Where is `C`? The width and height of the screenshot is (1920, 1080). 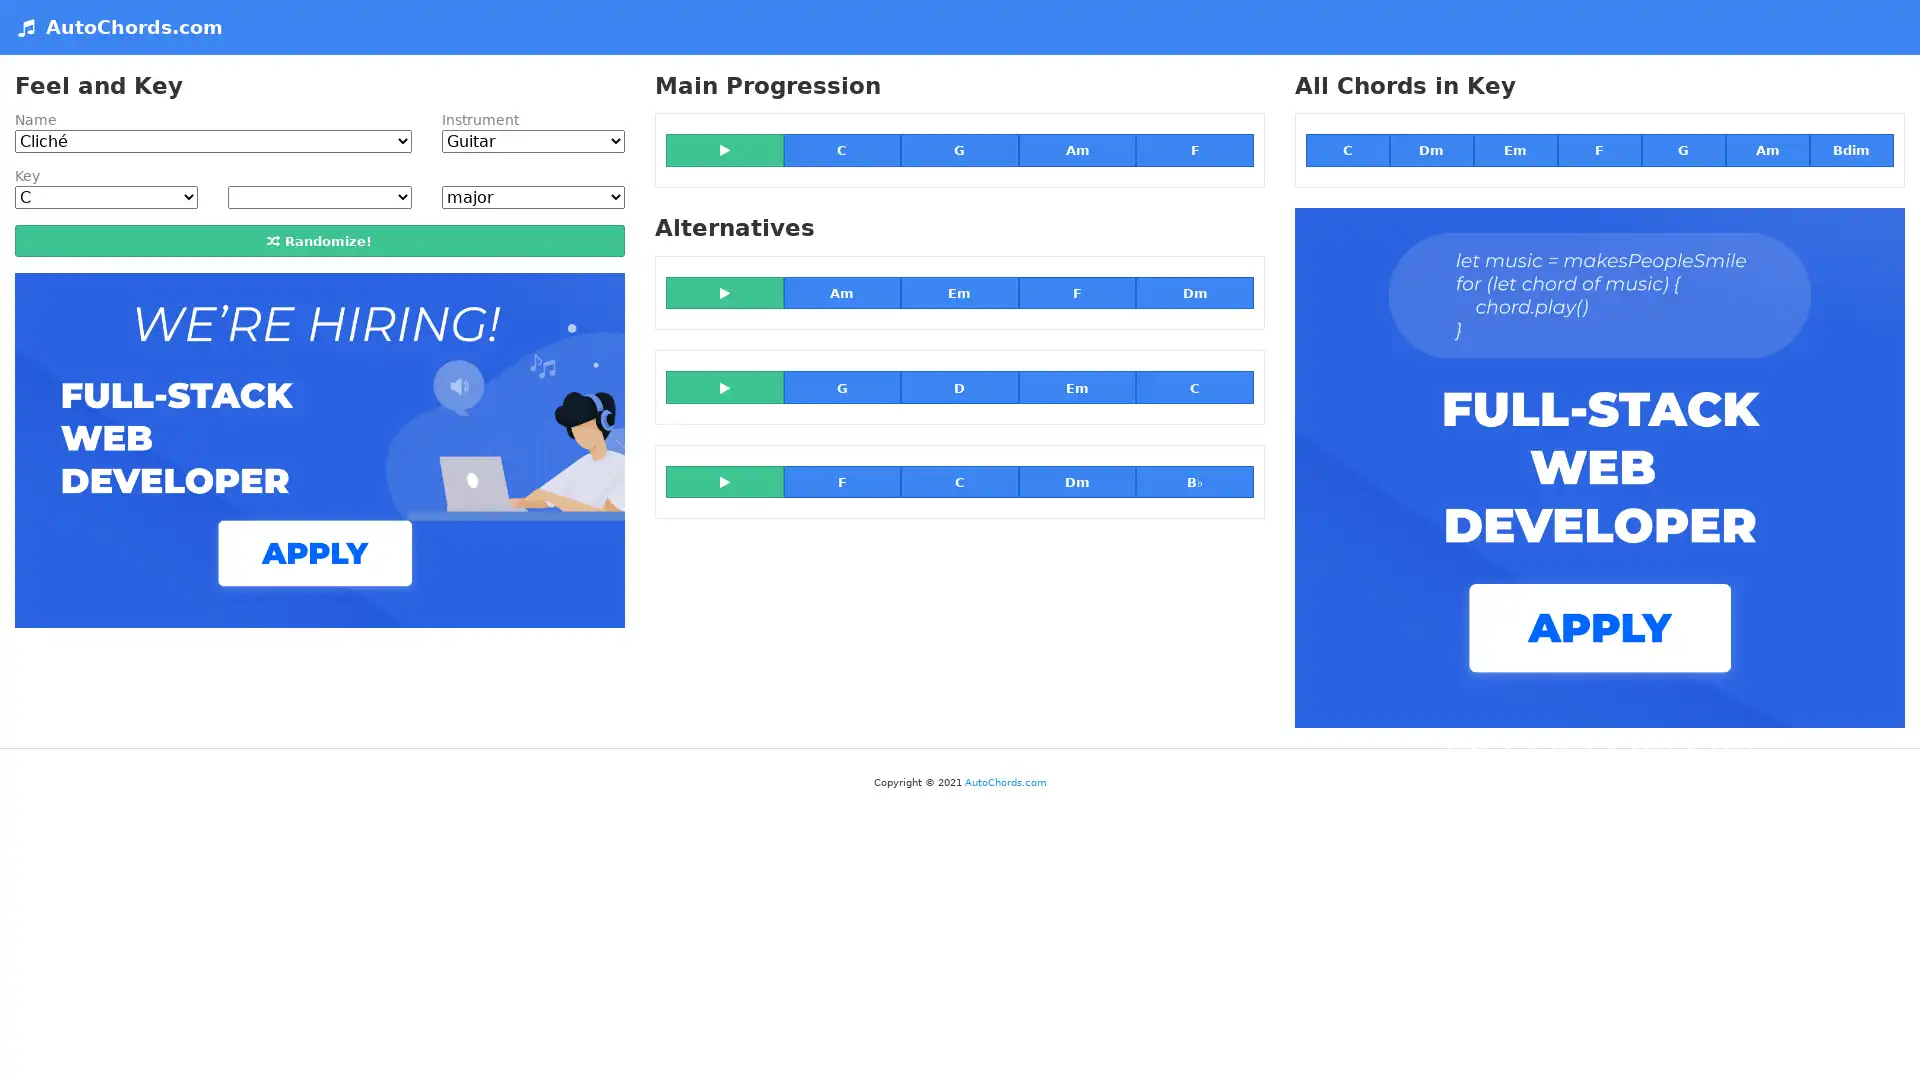
C is located at coordinates (841, 149).